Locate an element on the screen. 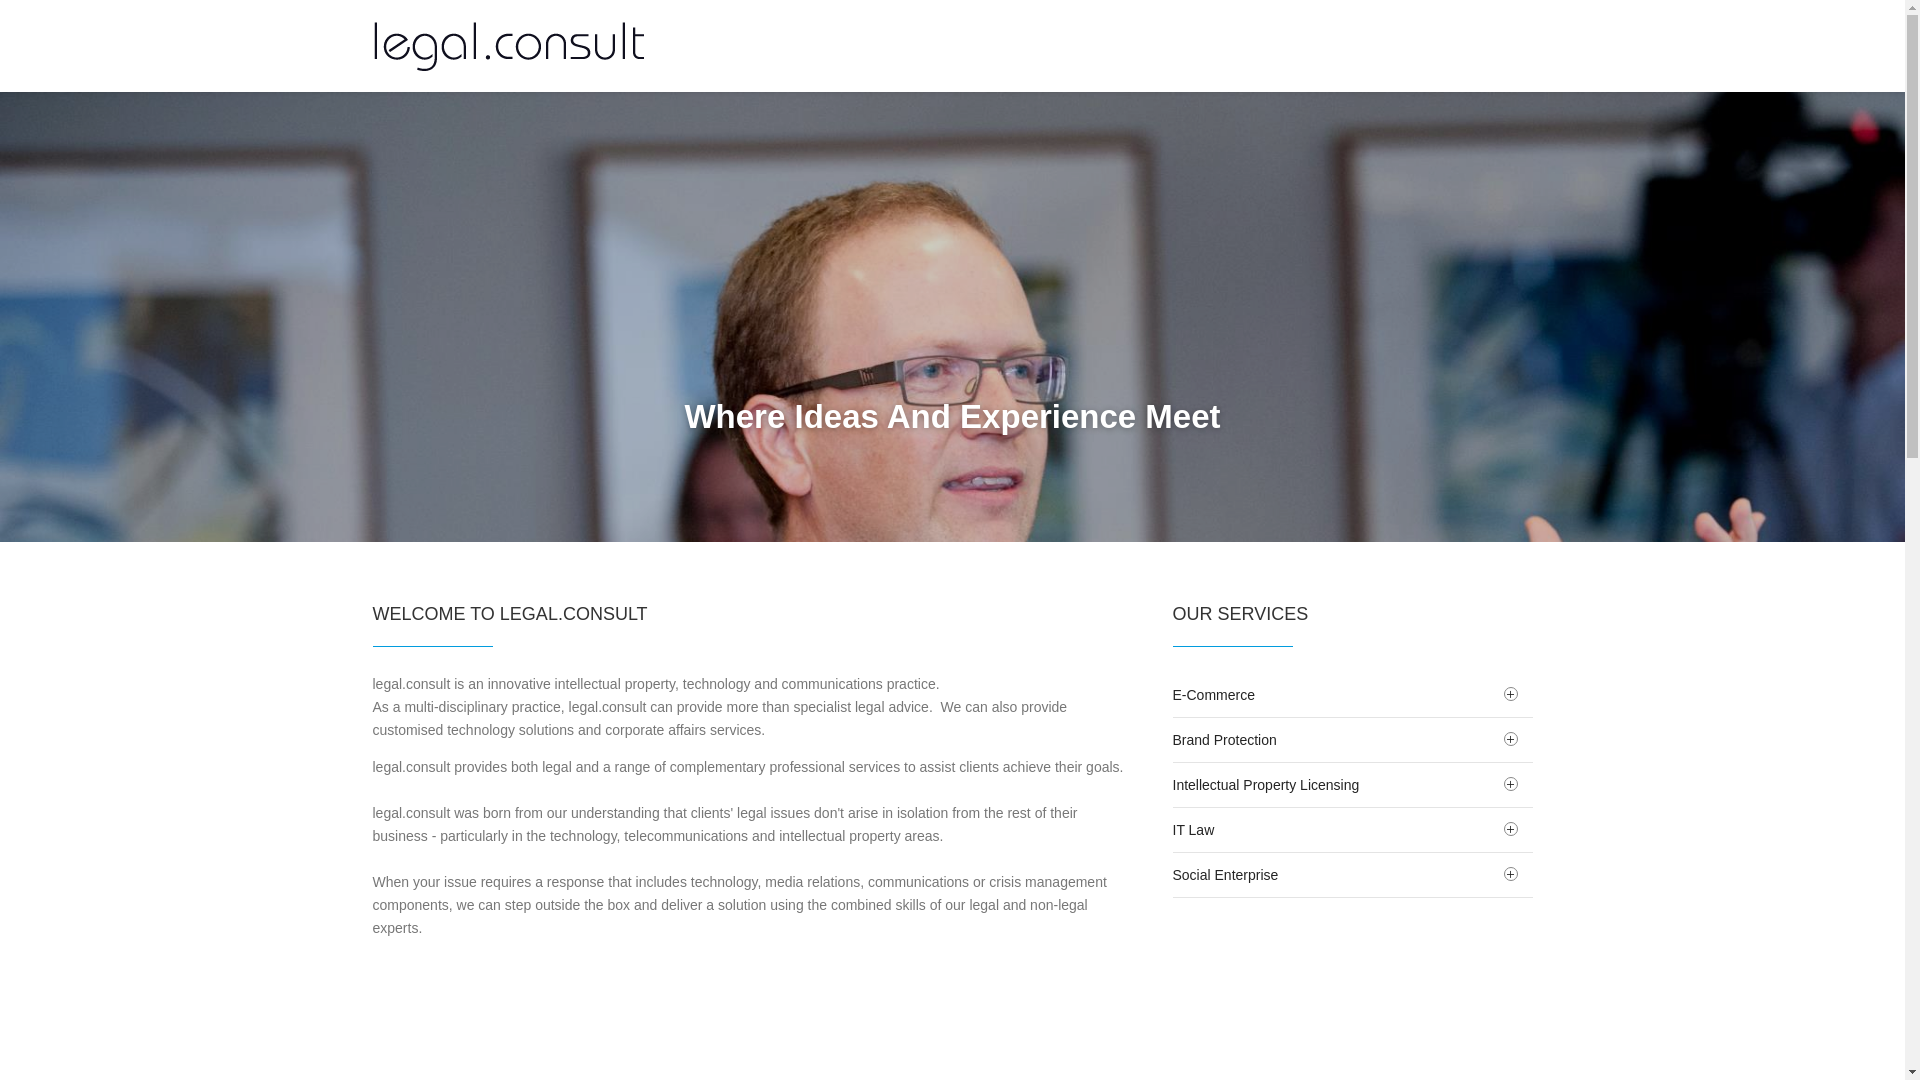 This screenshot has width=1920, height=1080. 'Brand Protection' is located at coordinates (1352, 740).